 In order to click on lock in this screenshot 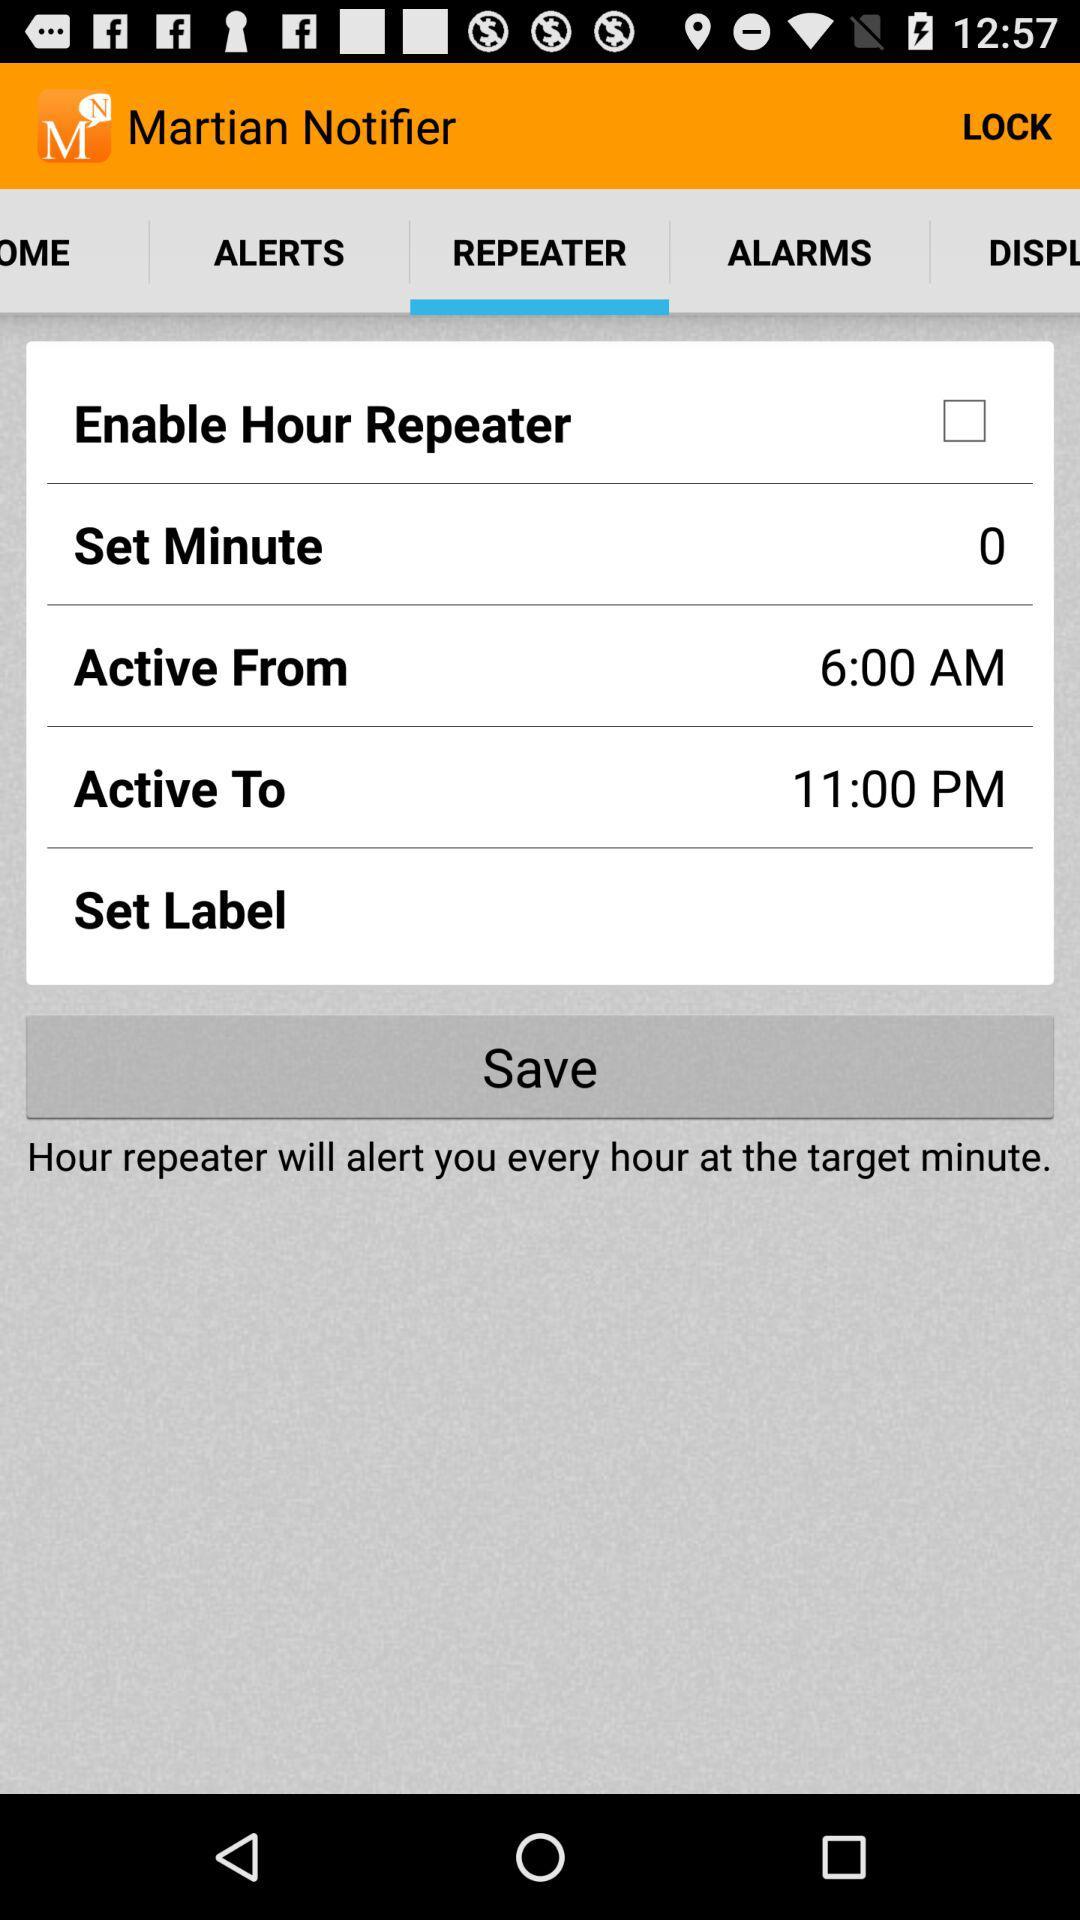, I will do `click(1006, 124)`.